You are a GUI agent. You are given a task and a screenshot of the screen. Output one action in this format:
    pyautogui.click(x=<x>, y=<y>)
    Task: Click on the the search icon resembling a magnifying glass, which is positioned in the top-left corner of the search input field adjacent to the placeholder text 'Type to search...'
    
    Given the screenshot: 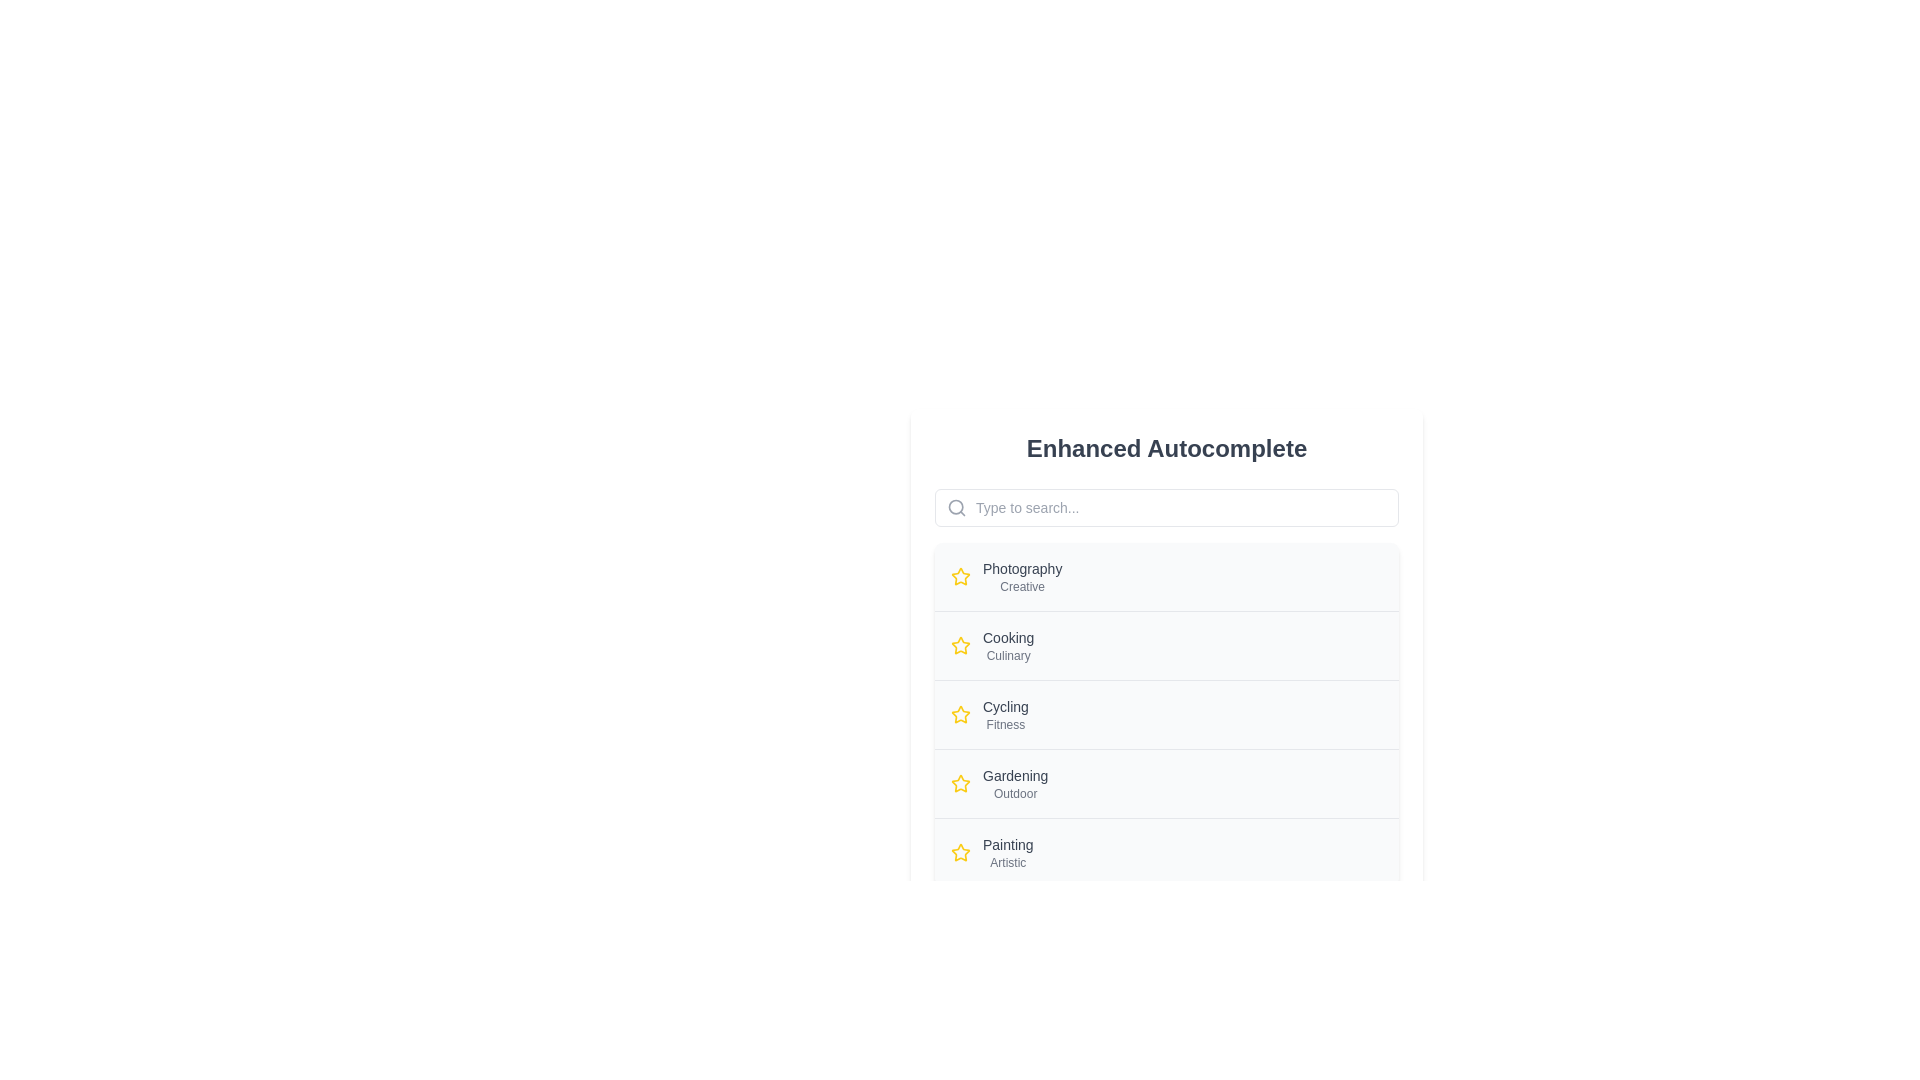 What is the action you would take?
    pyautogui.click(x=955, y=507)
    